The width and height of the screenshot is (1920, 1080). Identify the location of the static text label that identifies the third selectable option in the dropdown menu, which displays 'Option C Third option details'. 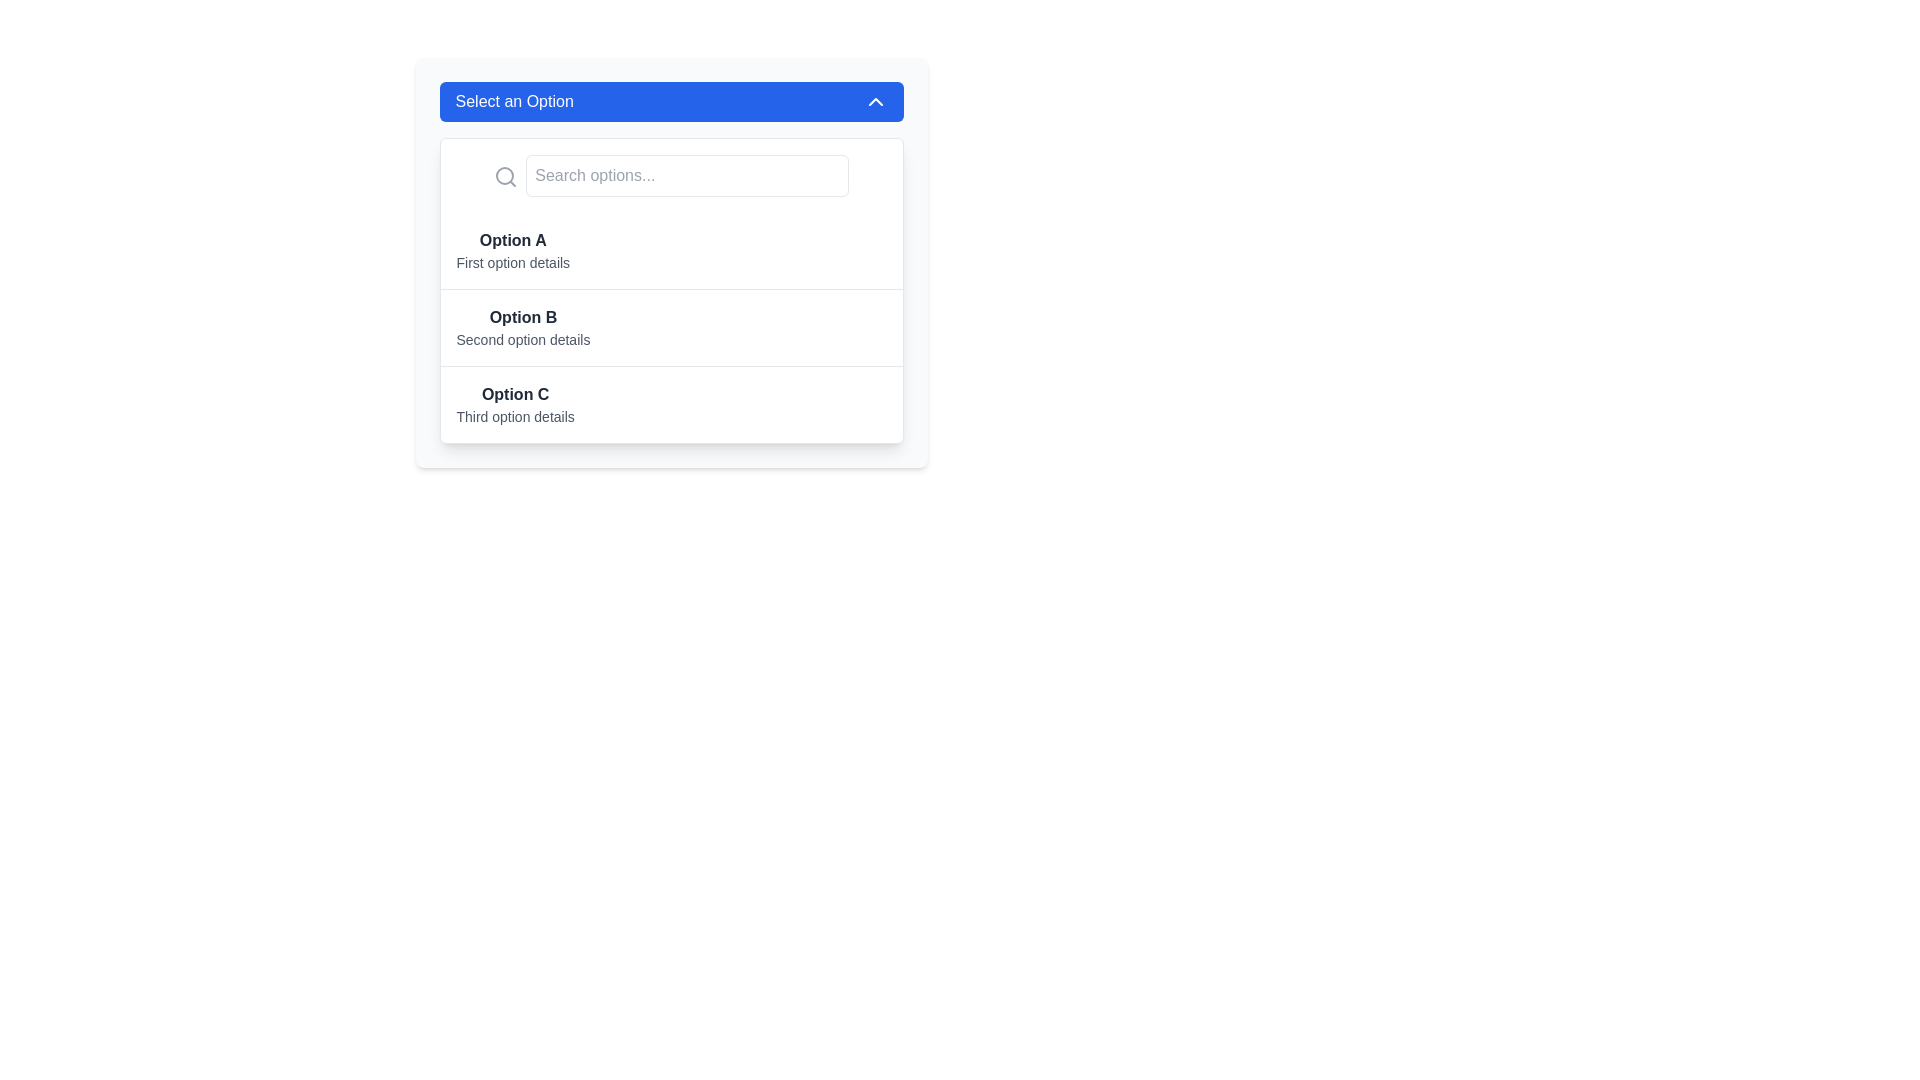
(515, 394).